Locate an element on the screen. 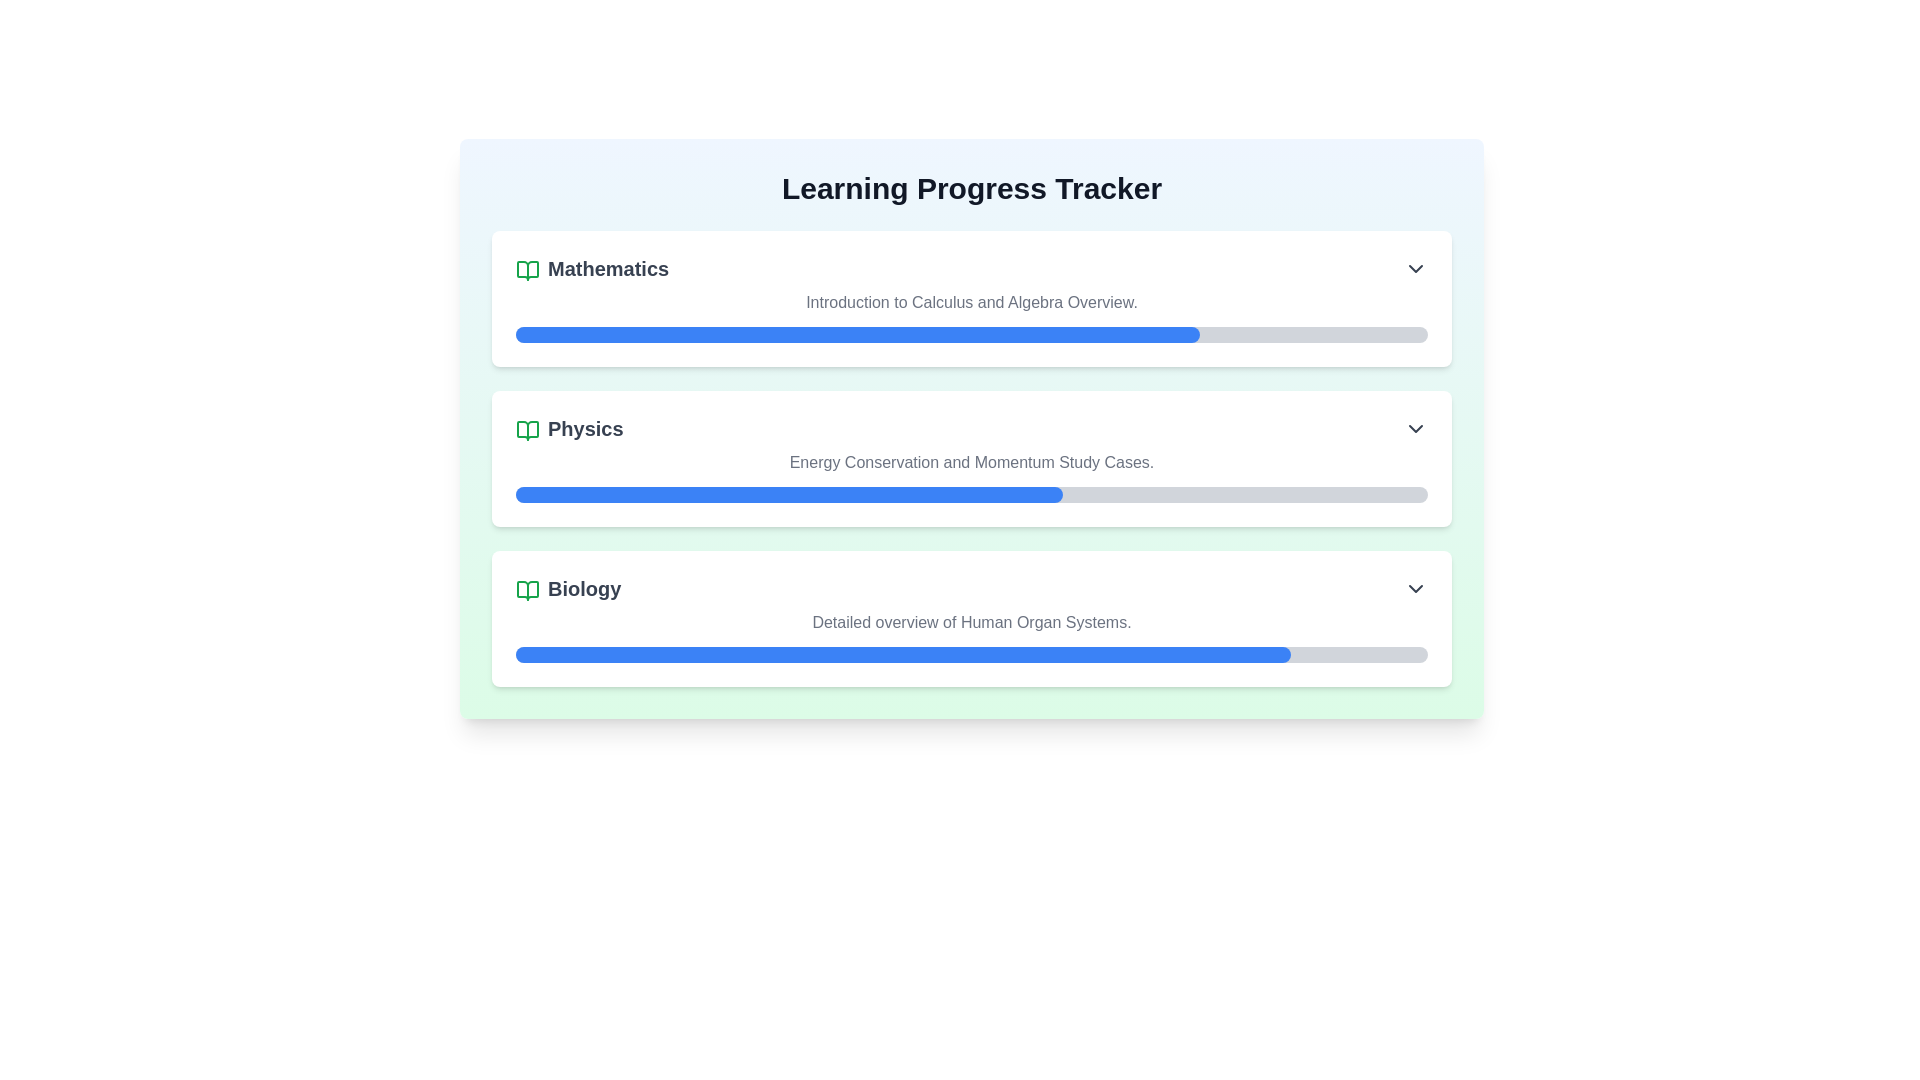 The width and height of the screenshot is (1920, 1080). the Dropdown toggle or chevron icon associated with the 'Biology' section to observe a styling change is located at coordinates (1415, 588).